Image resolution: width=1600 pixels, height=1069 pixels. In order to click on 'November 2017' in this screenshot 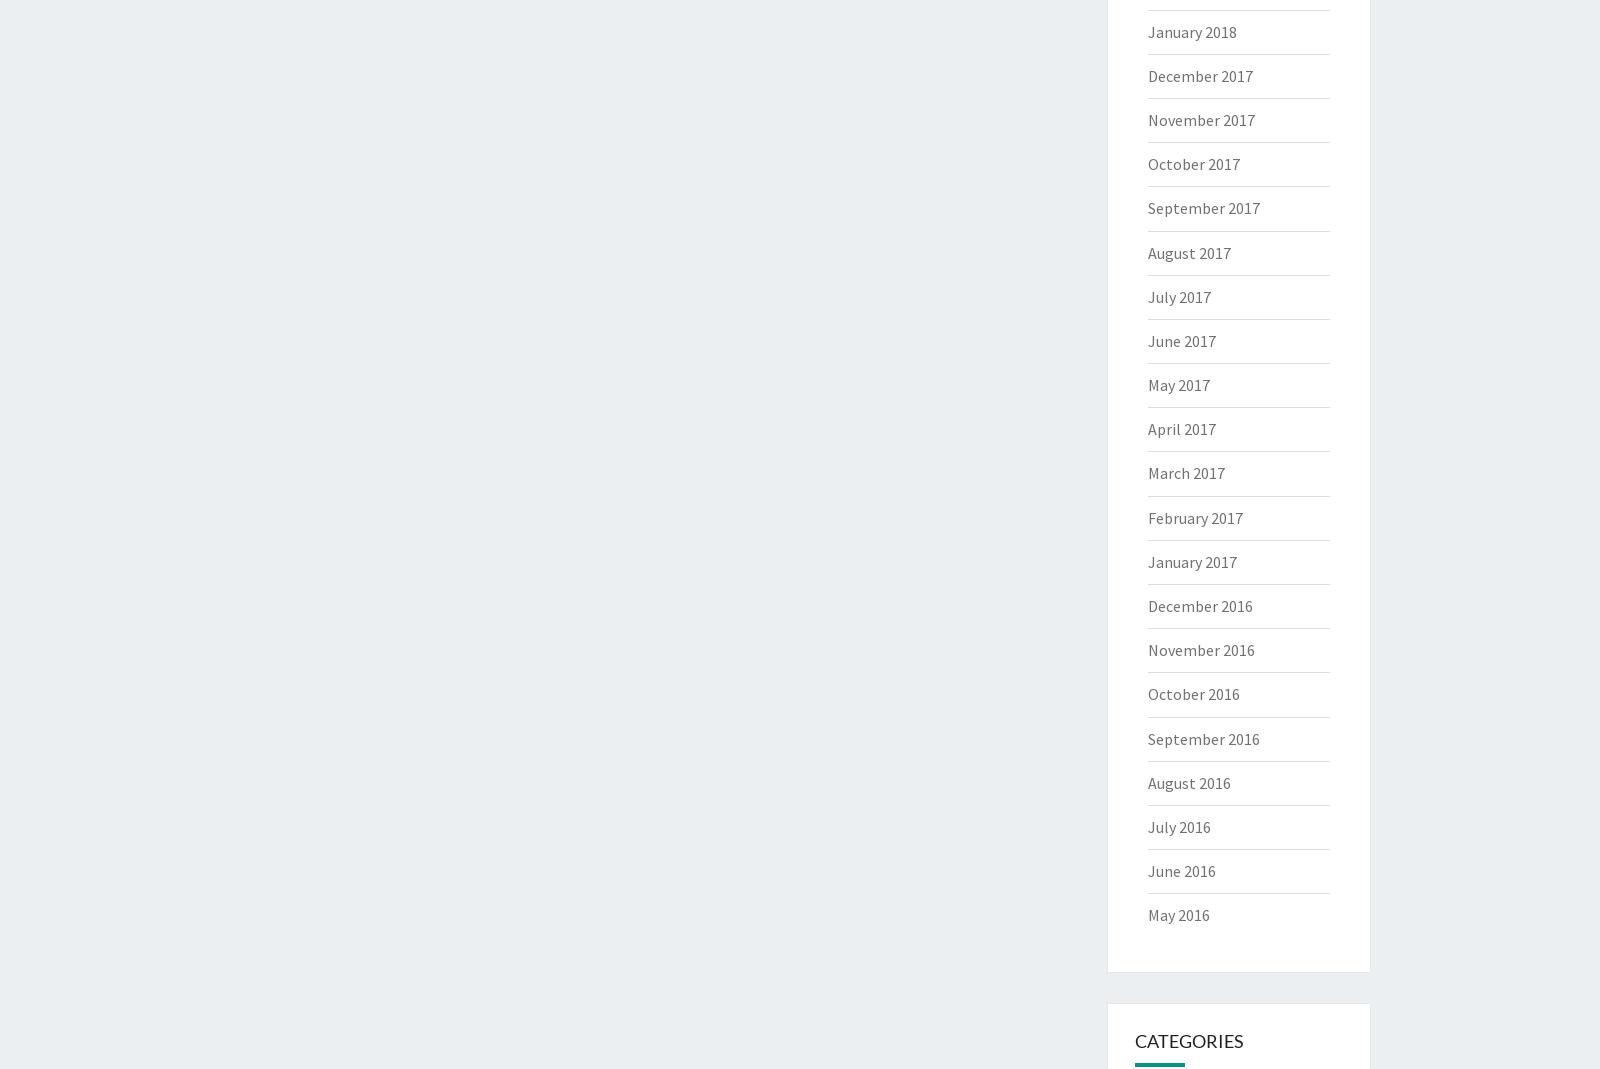, I will do `click(1147, 118)`.